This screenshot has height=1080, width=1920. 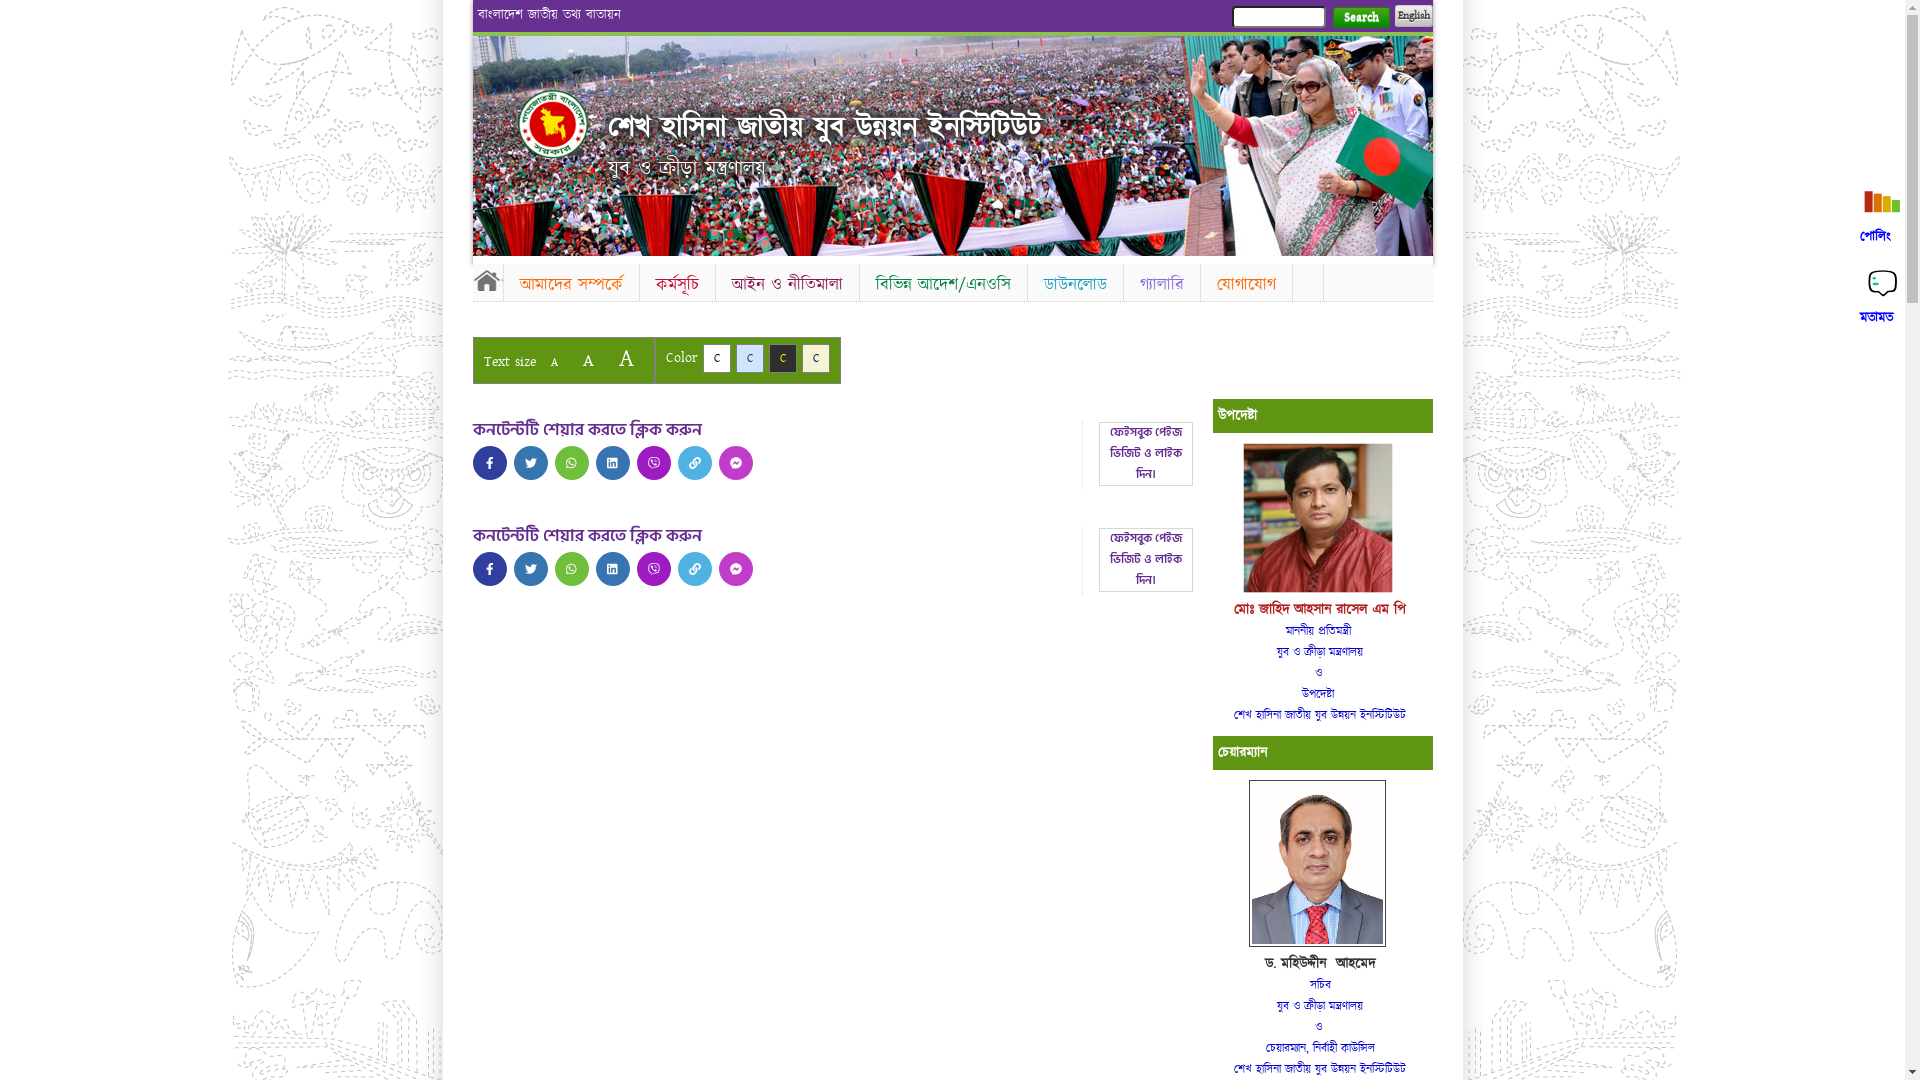 What do you see at coordinates (748, 357) in the screenshot?
I see `'C'` at bounding box center [748, 357].